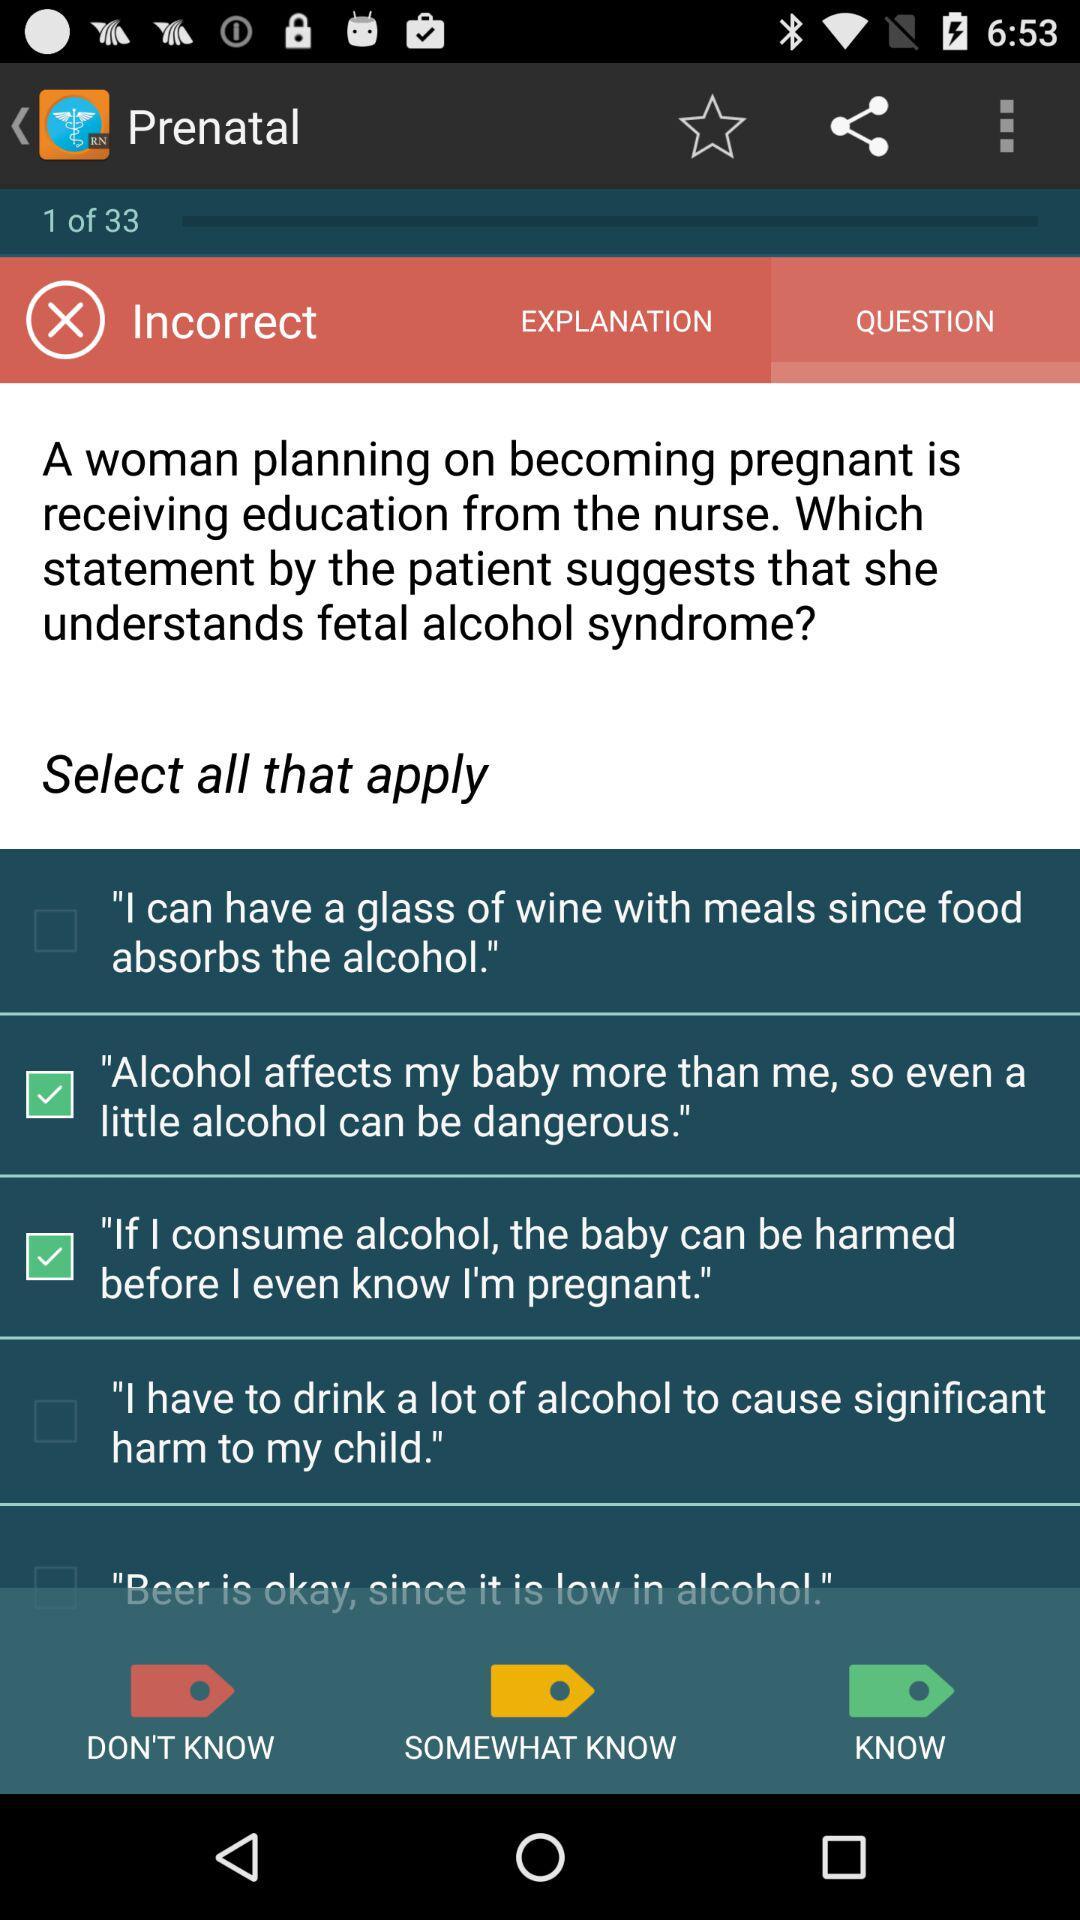 Image resolution: width=1080 pixels, height=1920 pixels. I want to click on assert option, so click(898, 1689).